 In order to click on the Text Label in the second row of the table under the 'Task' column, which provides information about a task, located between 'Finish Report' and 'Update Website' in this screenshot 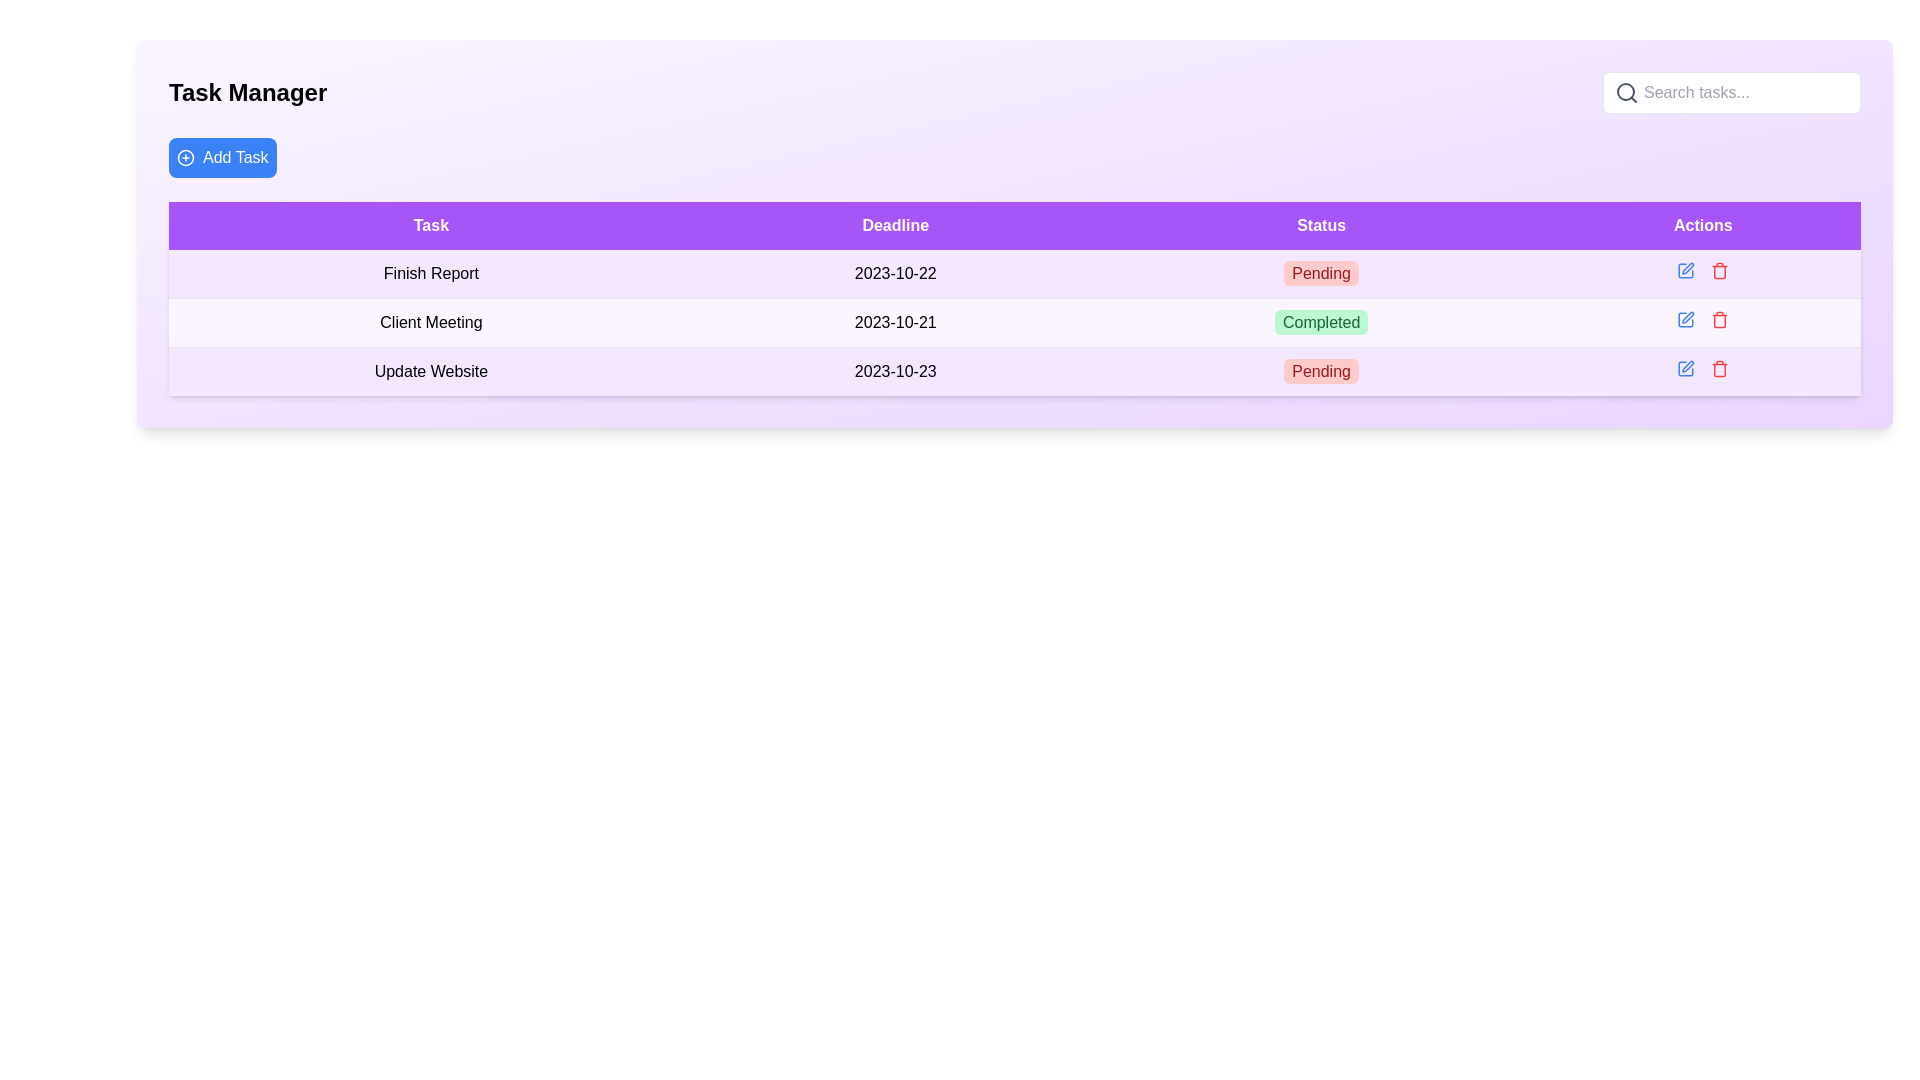, I will do `click(430, 322)`.